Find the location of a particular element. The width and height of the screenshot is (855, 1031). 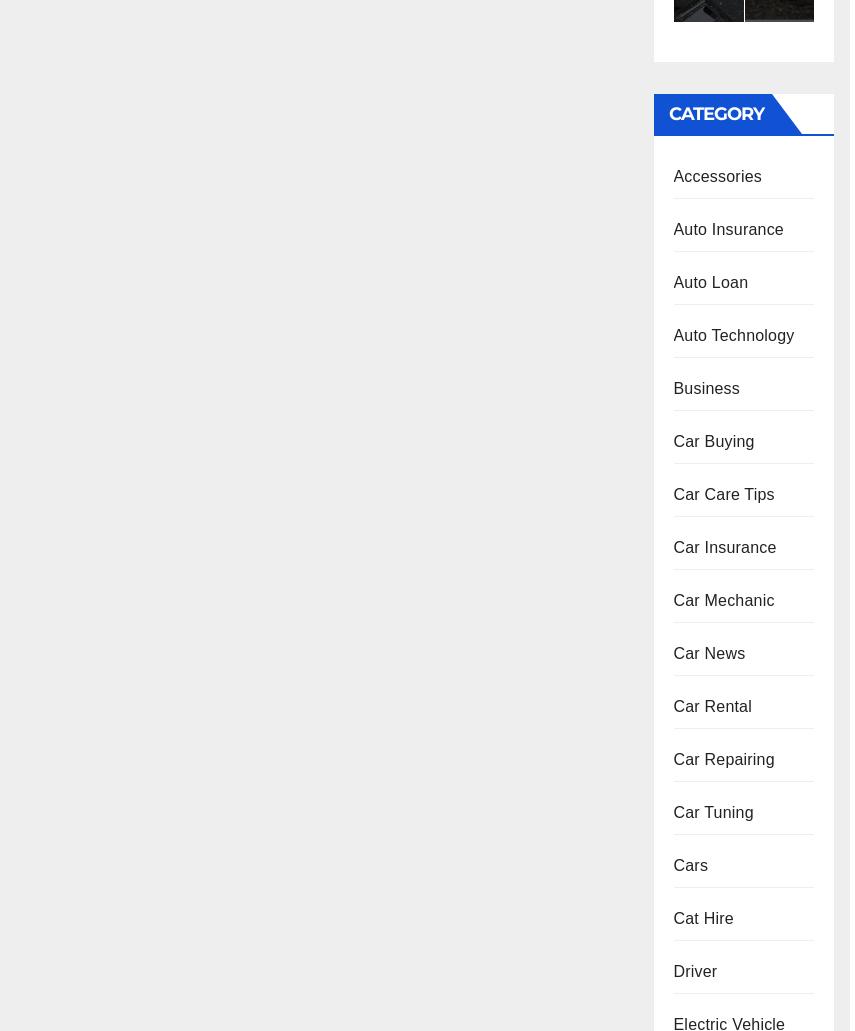

'Cat Hire' is located at coordinates (701, 918).